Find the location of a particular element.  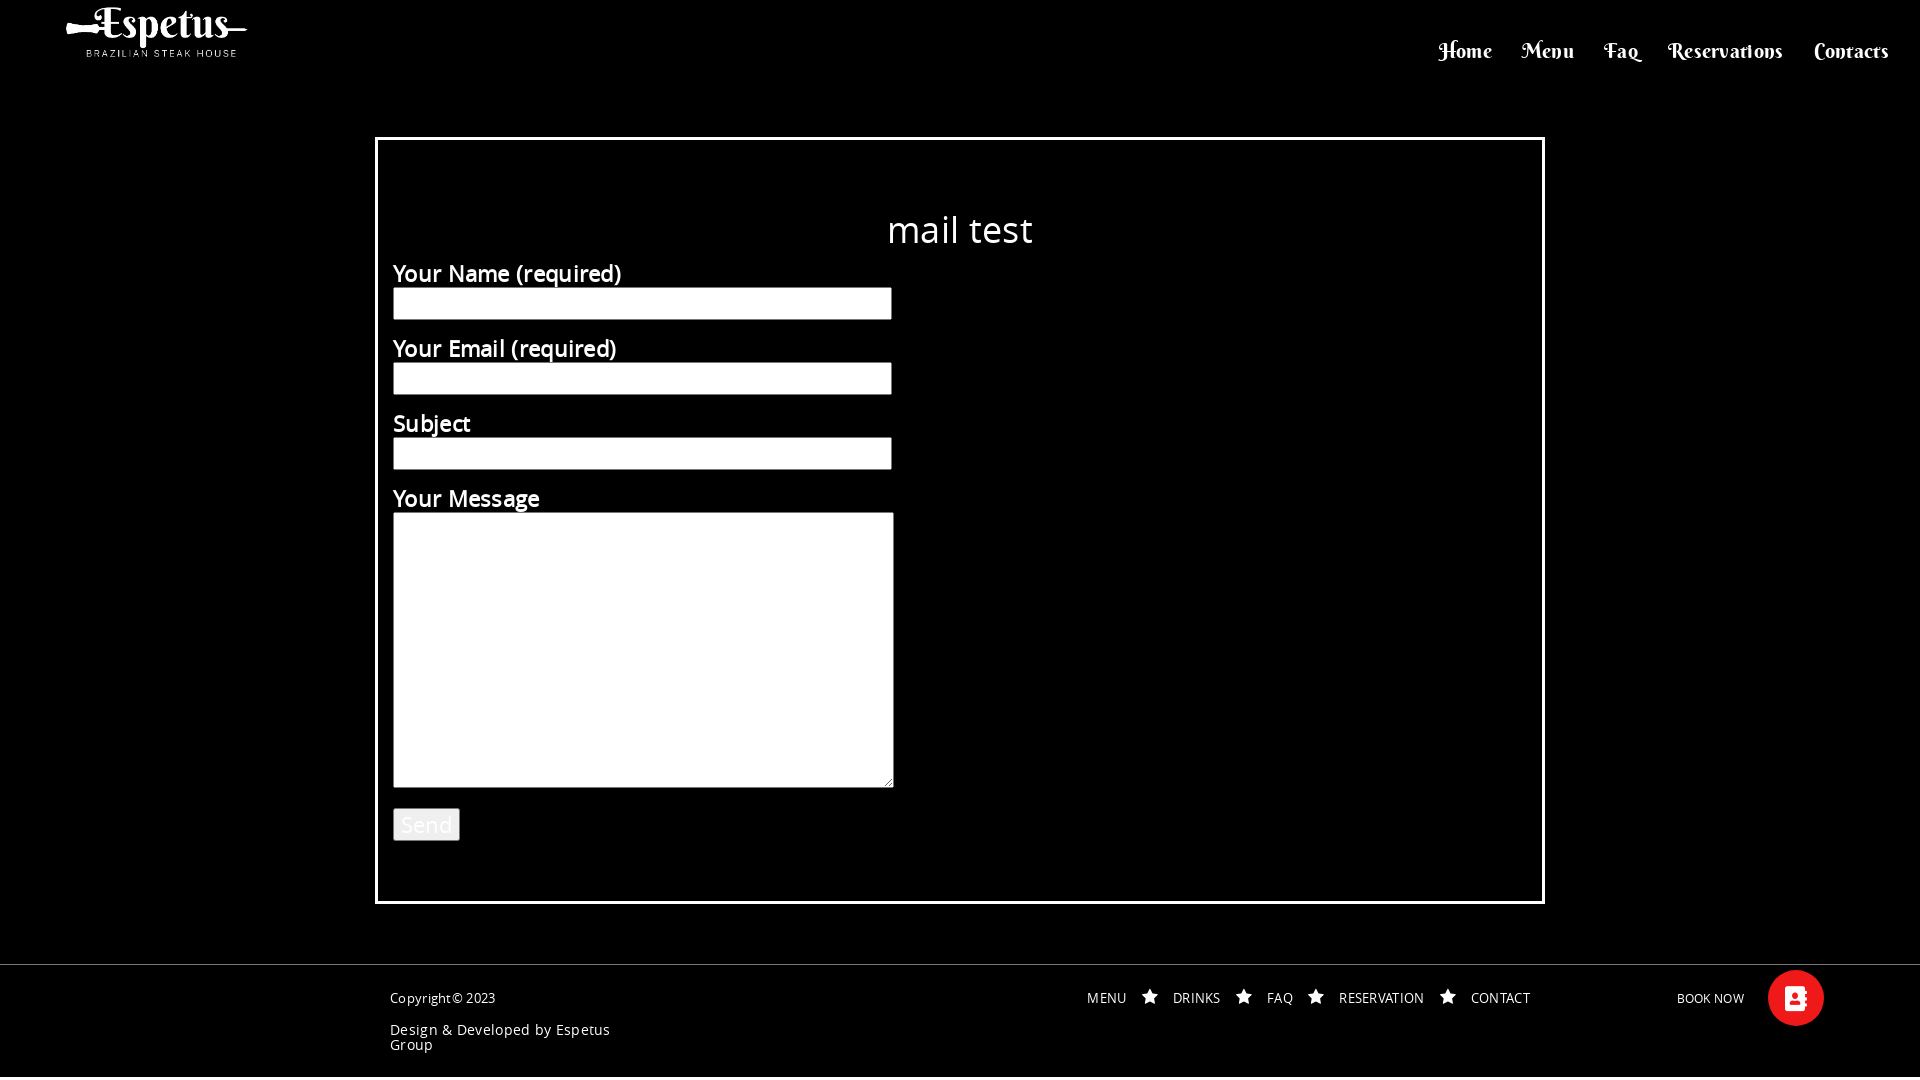

'Faq' is located at coordinates (1621, 49).